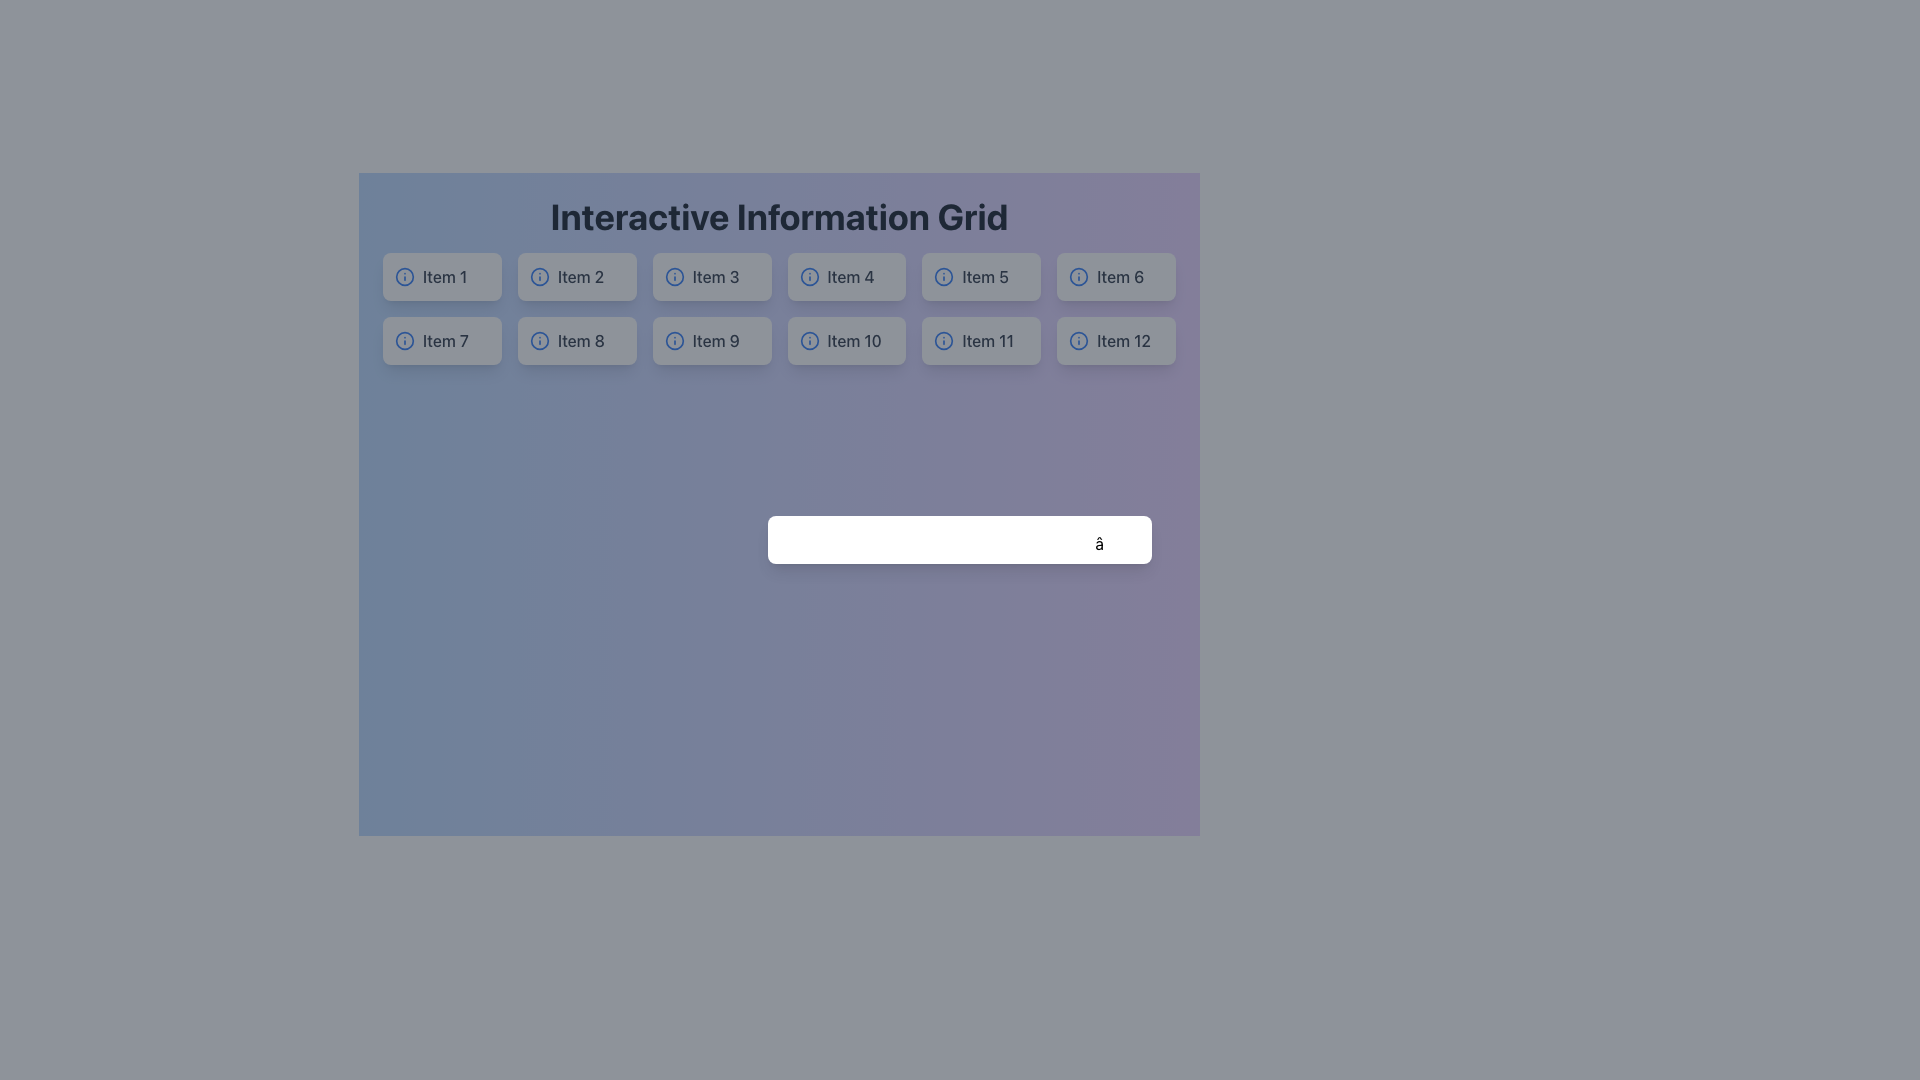 Image resolution: width=1920 pixels, height=1080 pixels. What do you see at coordinates (576, 277) in the screenshot?
I see `displayed text from the label with the icon that shows 'Item 2', styled in medium gray with a bold font, and positioned in the second column of the first row in the grid` at bounding box center [576, 277].